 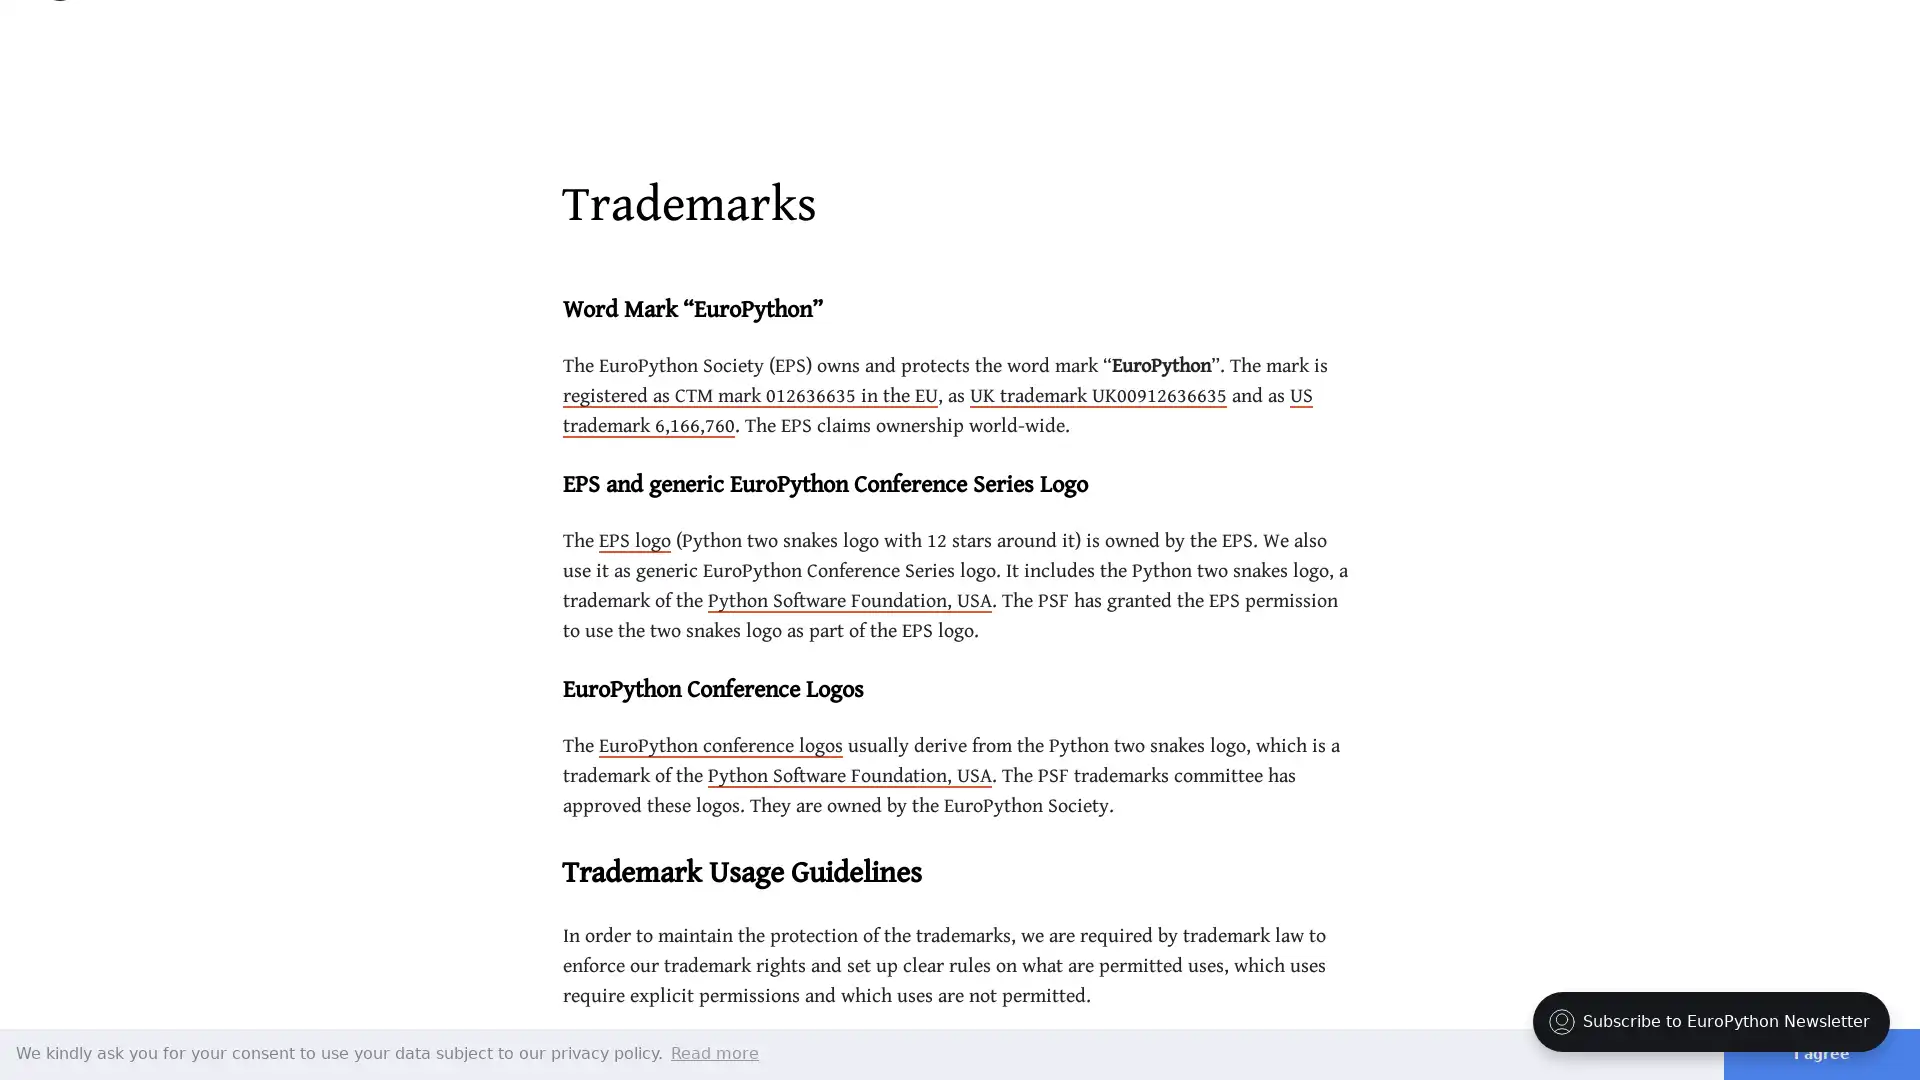 I want to click on learn more about cookies, so click(x=715, y=1052).